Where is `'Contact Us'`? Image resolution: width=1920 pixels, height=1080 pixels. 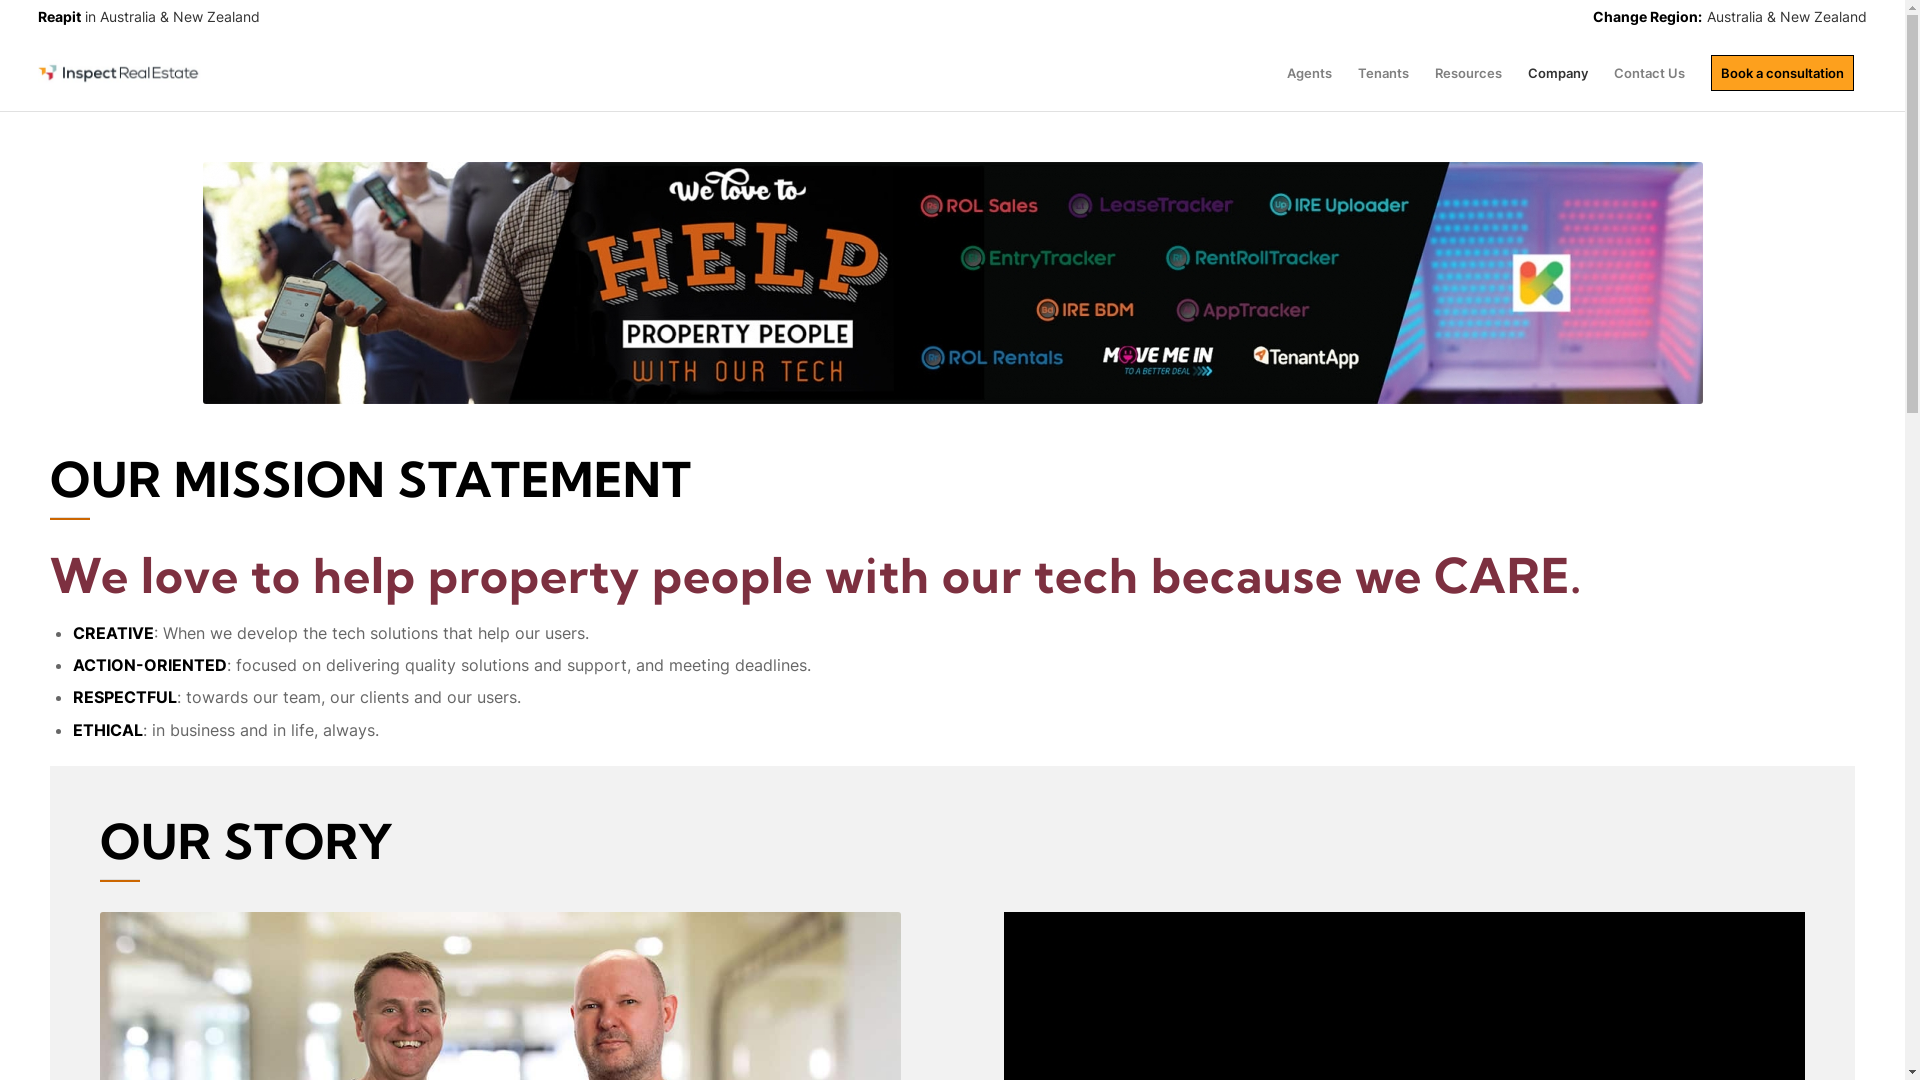 'Contact Us' is located at coordinates (1649, 72).